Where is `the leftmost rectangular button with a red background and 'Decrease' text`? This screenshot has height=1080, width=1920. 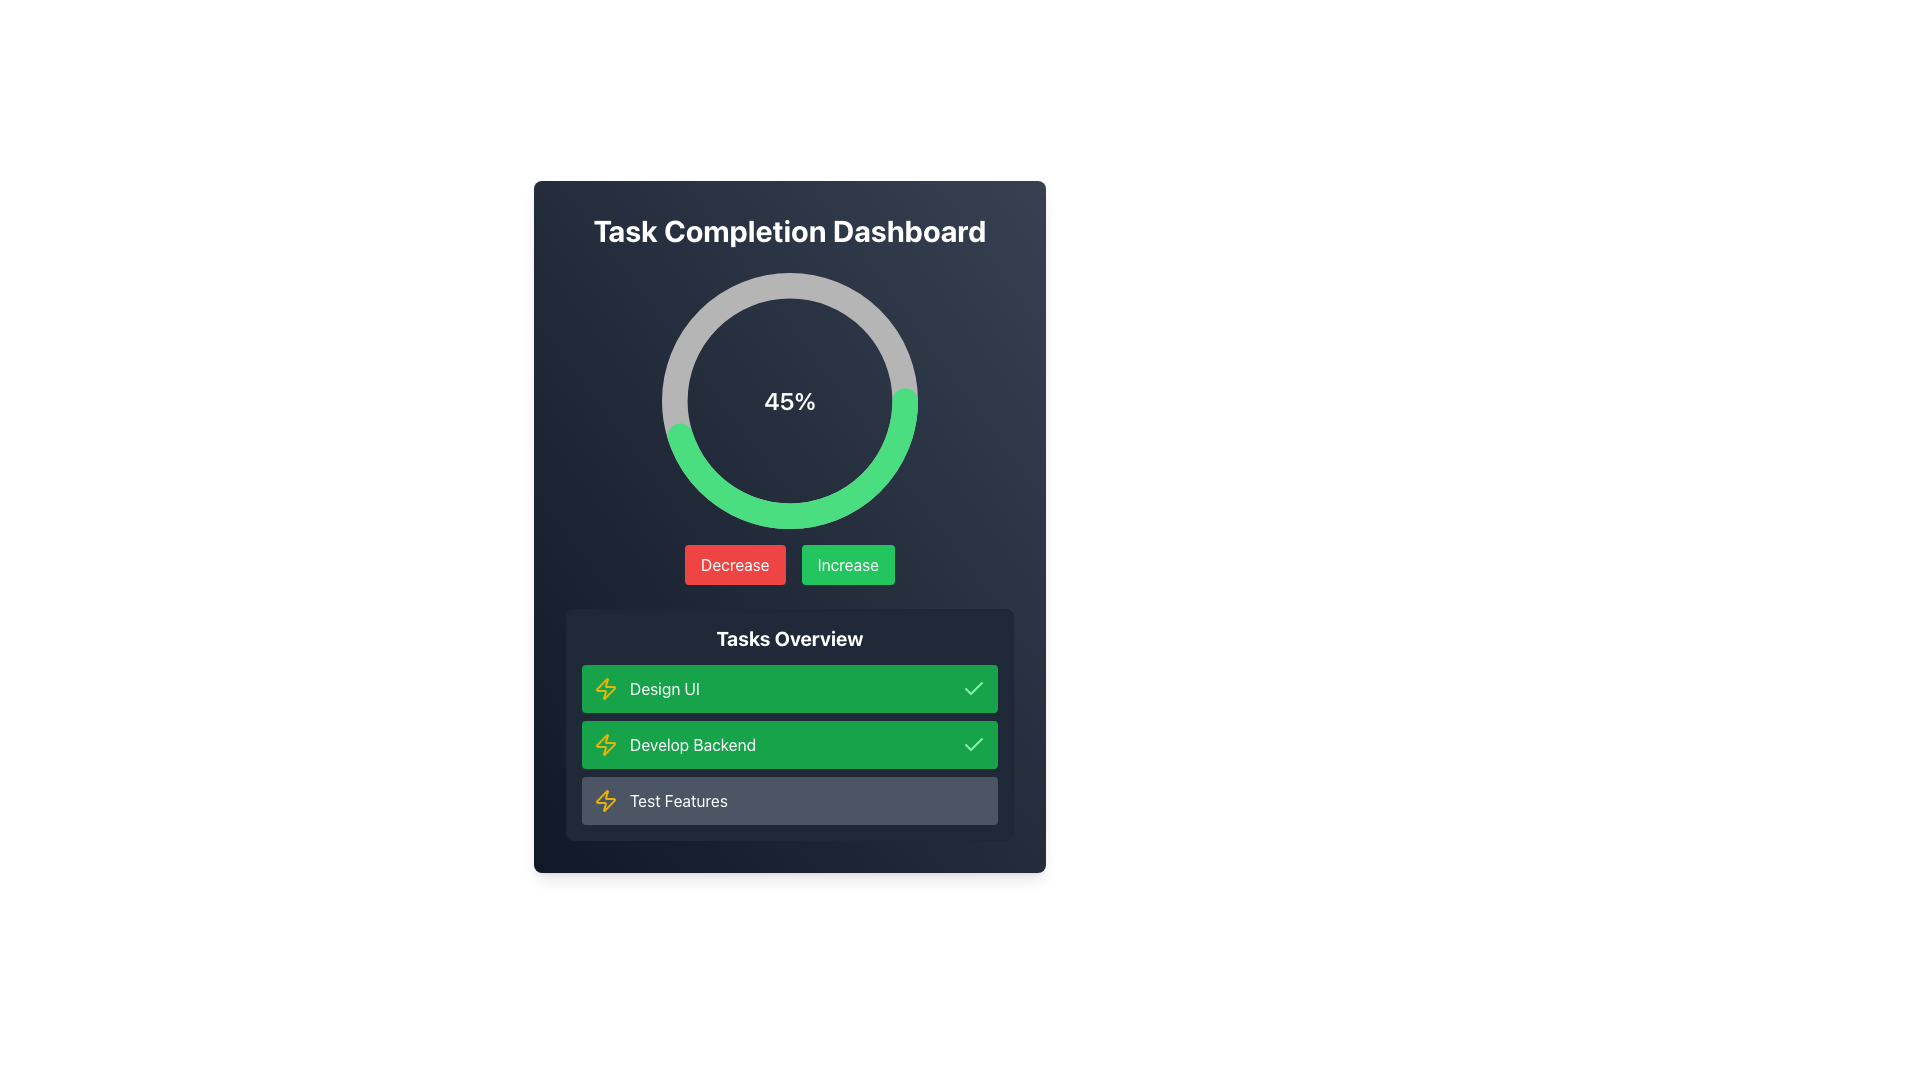
the leftmost rectangular button with a red background and 'Decrease' text is located at coordinates (734, 564).